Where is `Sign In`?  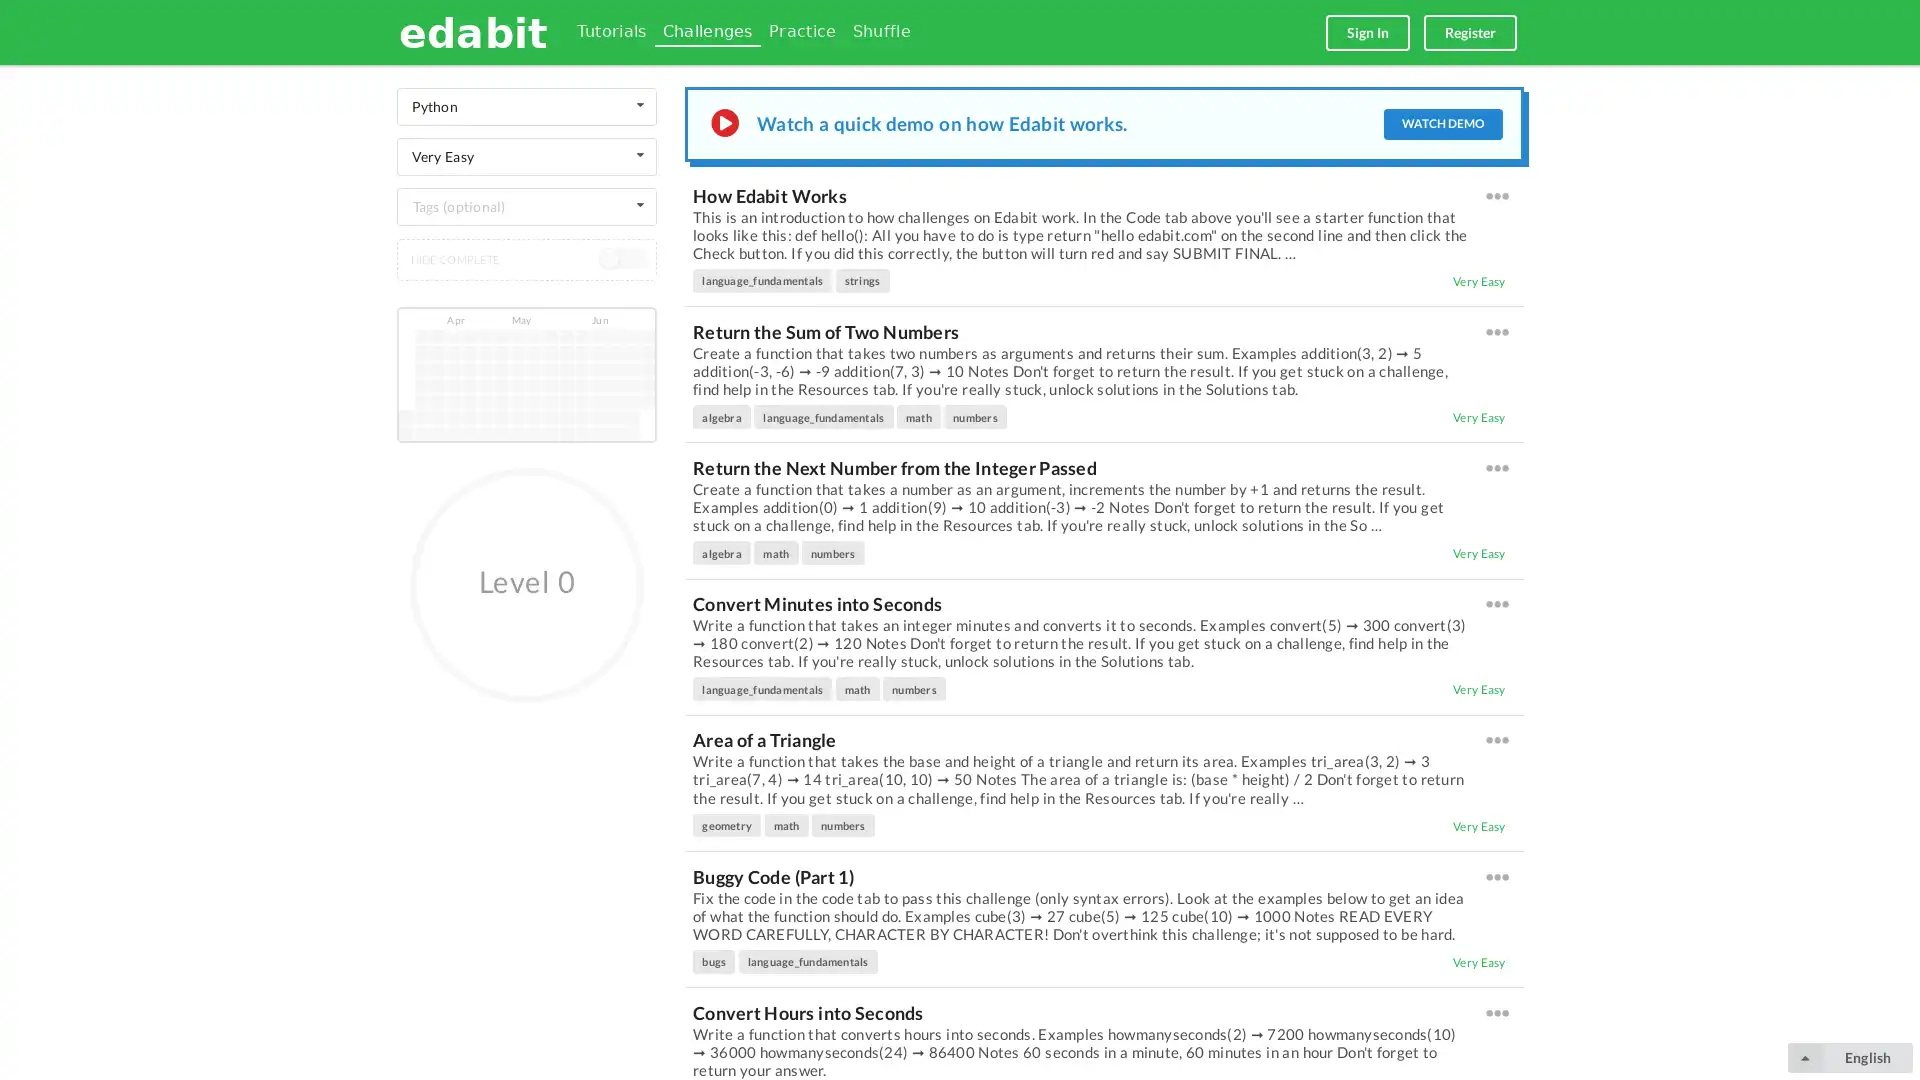 Sign In is located at coordinates (1366, 31).